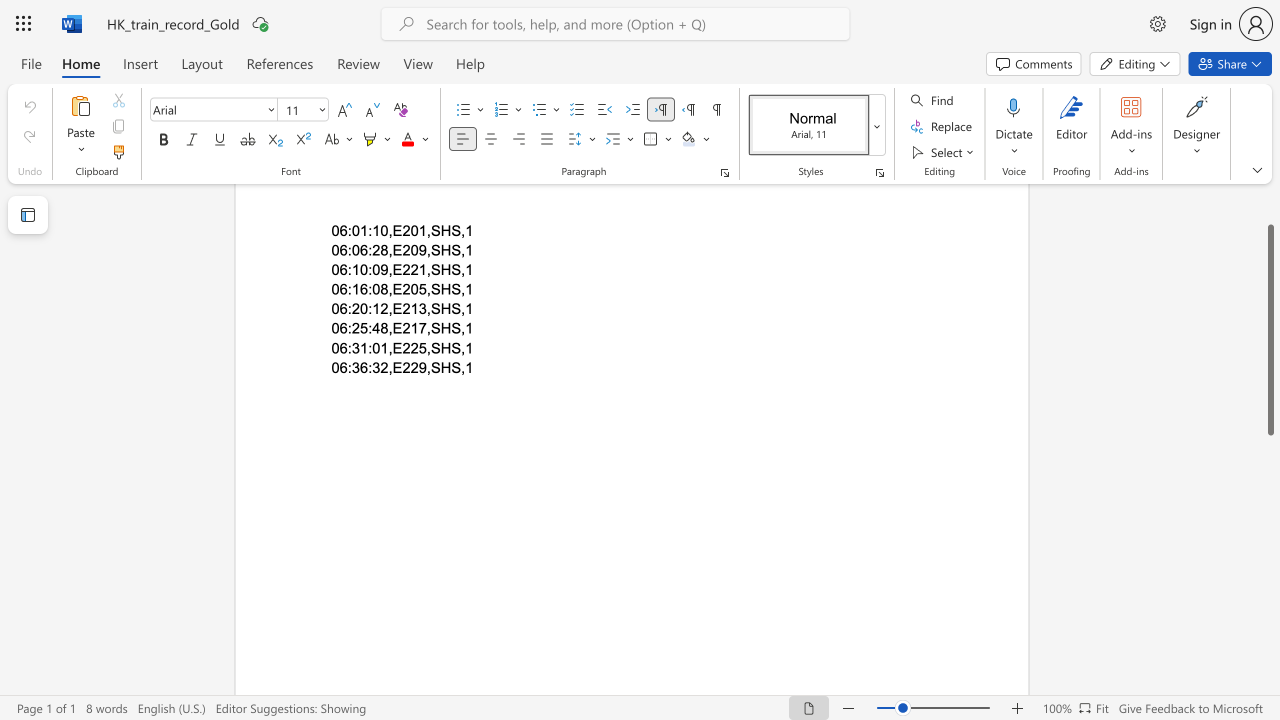 The width and height of the screenshot is (1280, 720). What do you see at coordinates (1269, 329) in the screenshot?
I see `the scrollbar and move down 420 pixels` at bounding box center [1269, 329].